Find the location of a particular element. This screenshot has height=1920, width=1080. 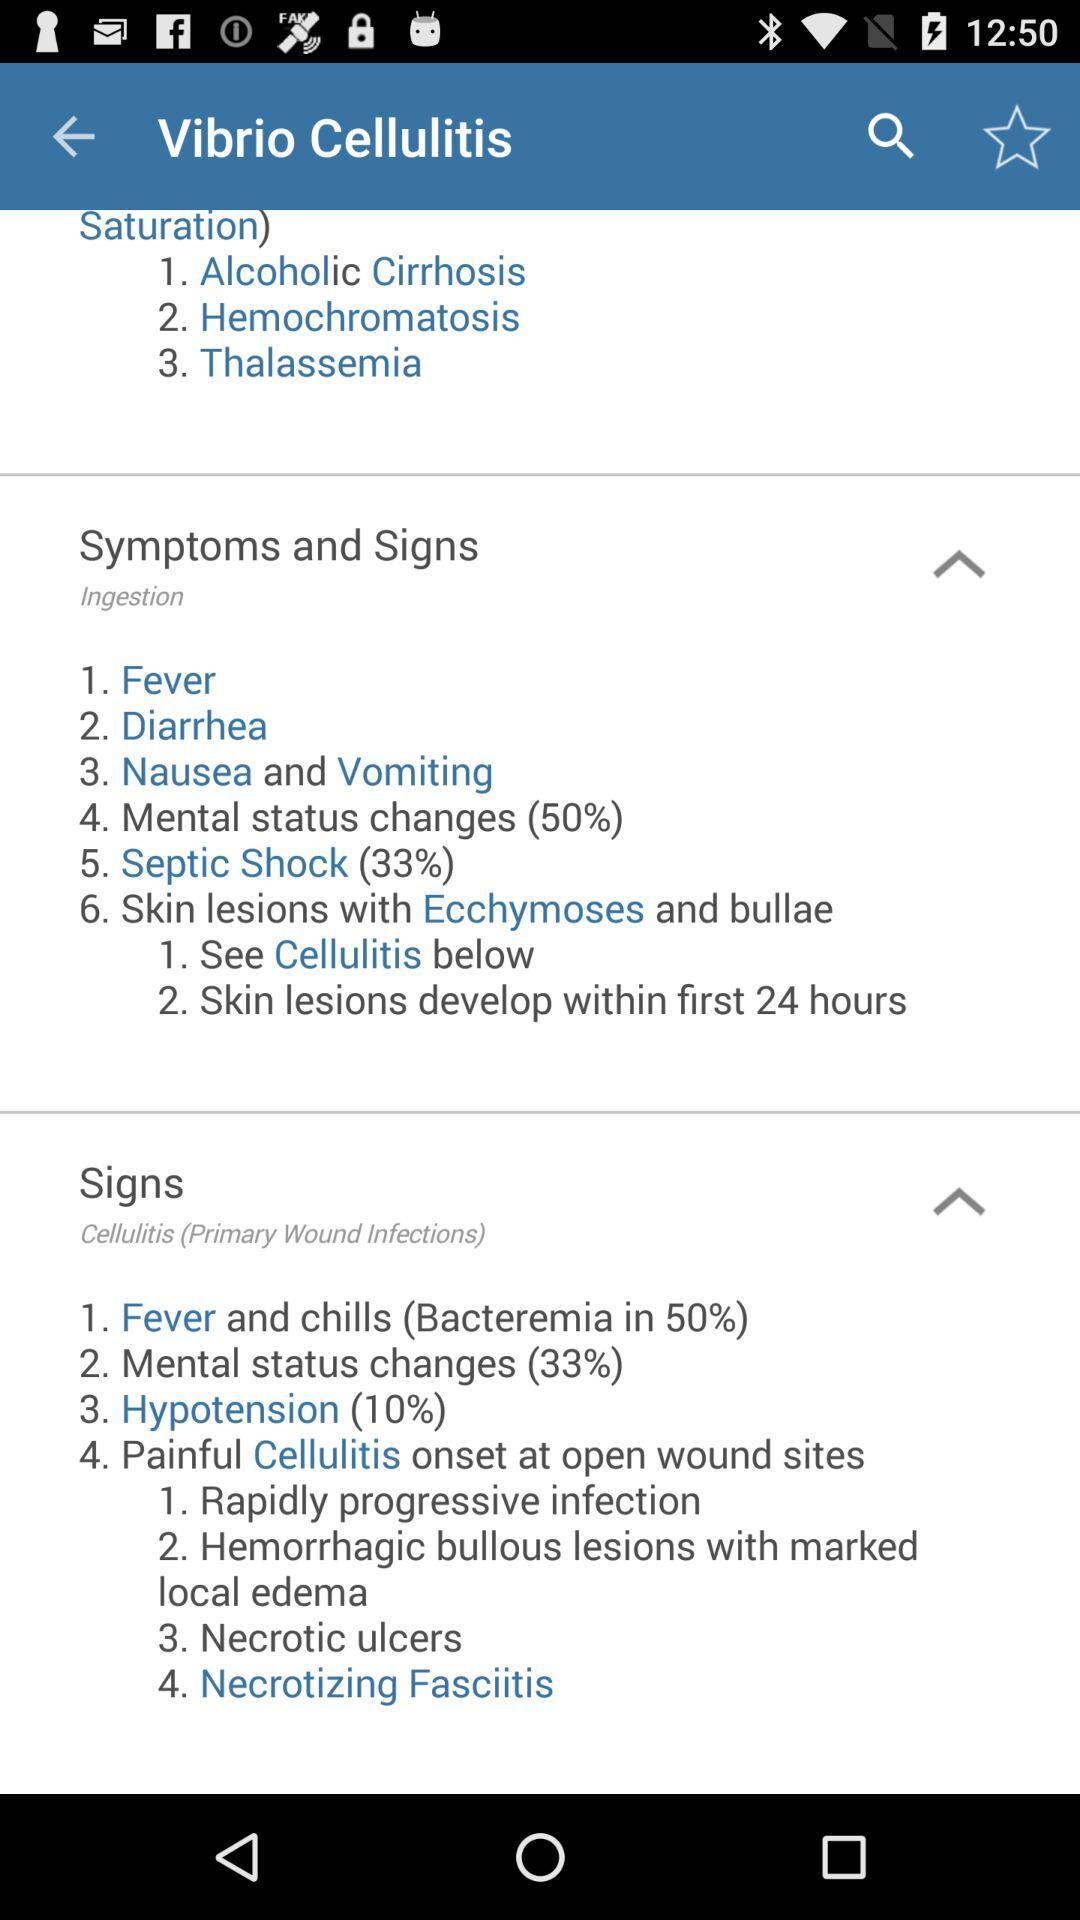

the arrow_upward icon is located at coordinates (958, 1285).